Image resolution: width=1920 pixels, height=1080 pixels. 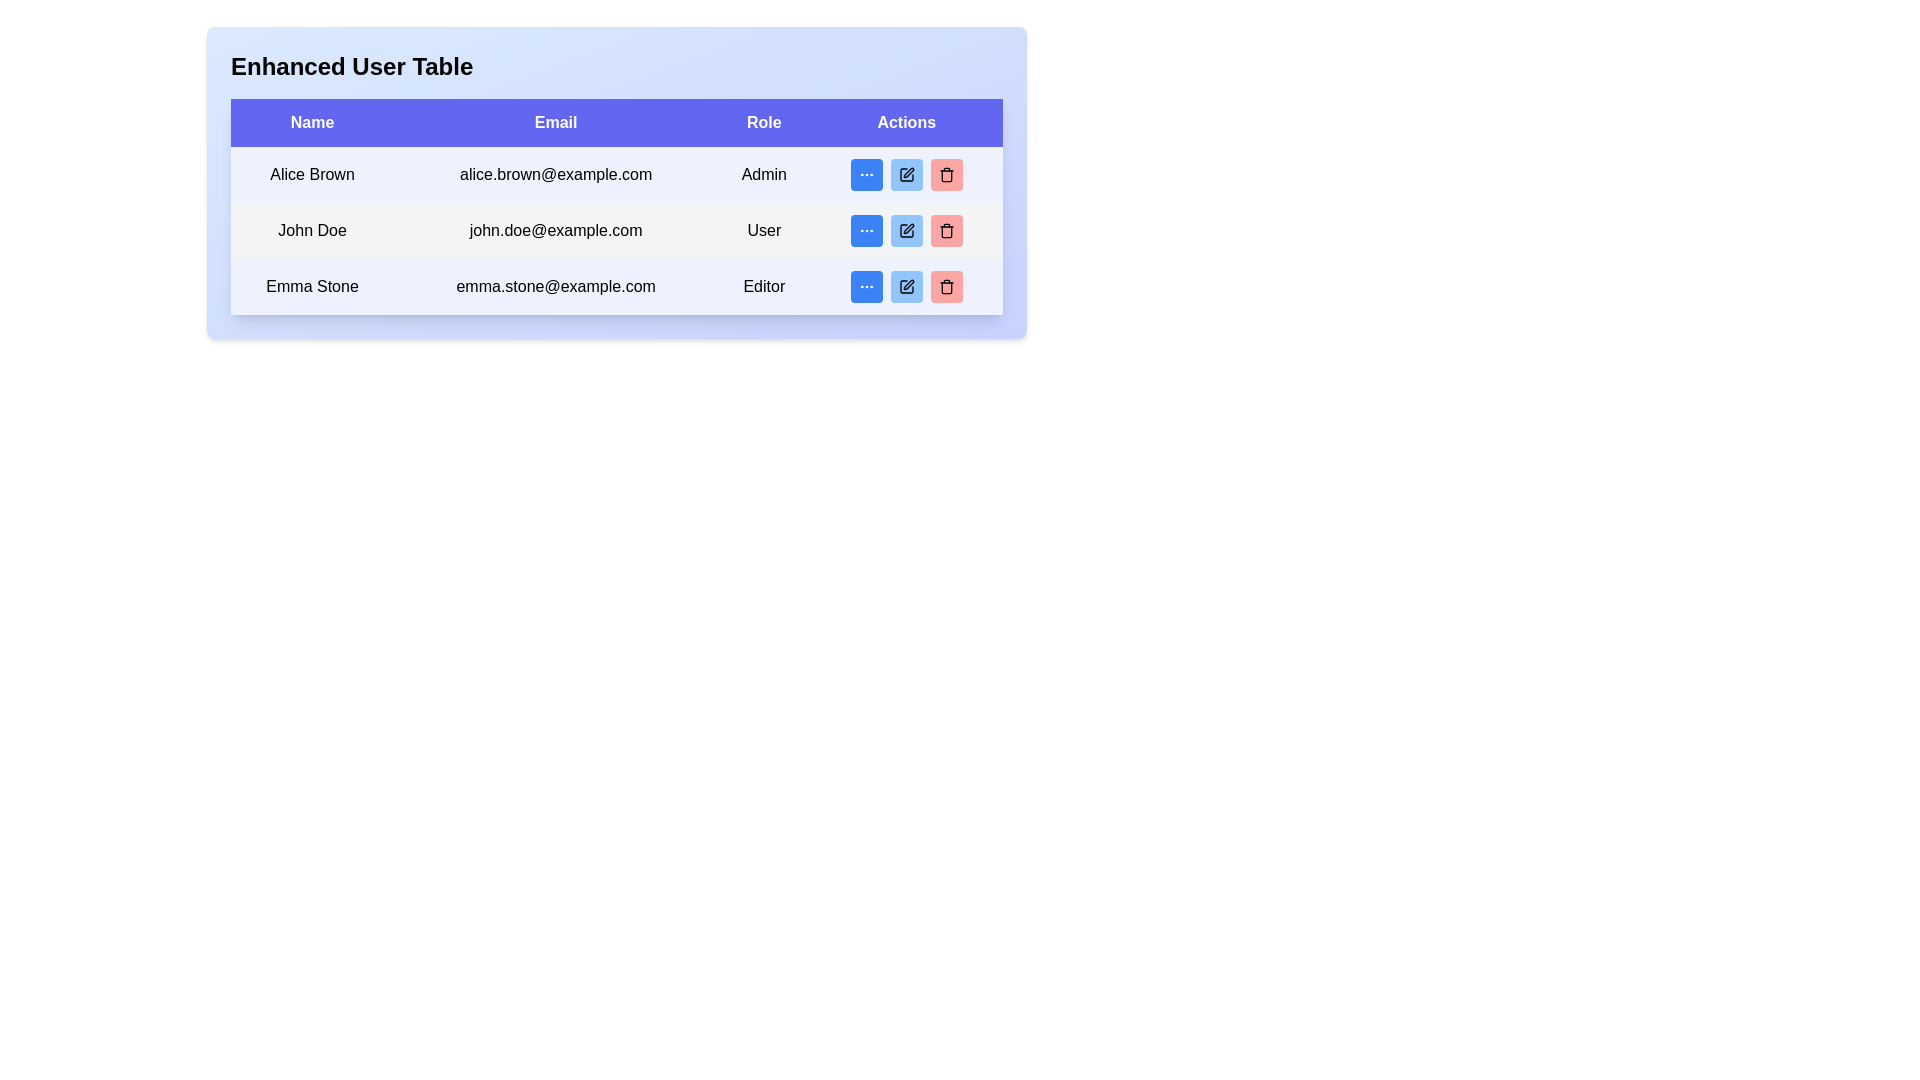 What do you see at coordinates (945, 173) in the screenshot?
I see `the pink background button with a trash can icon located` at bounding box center [945, 173].